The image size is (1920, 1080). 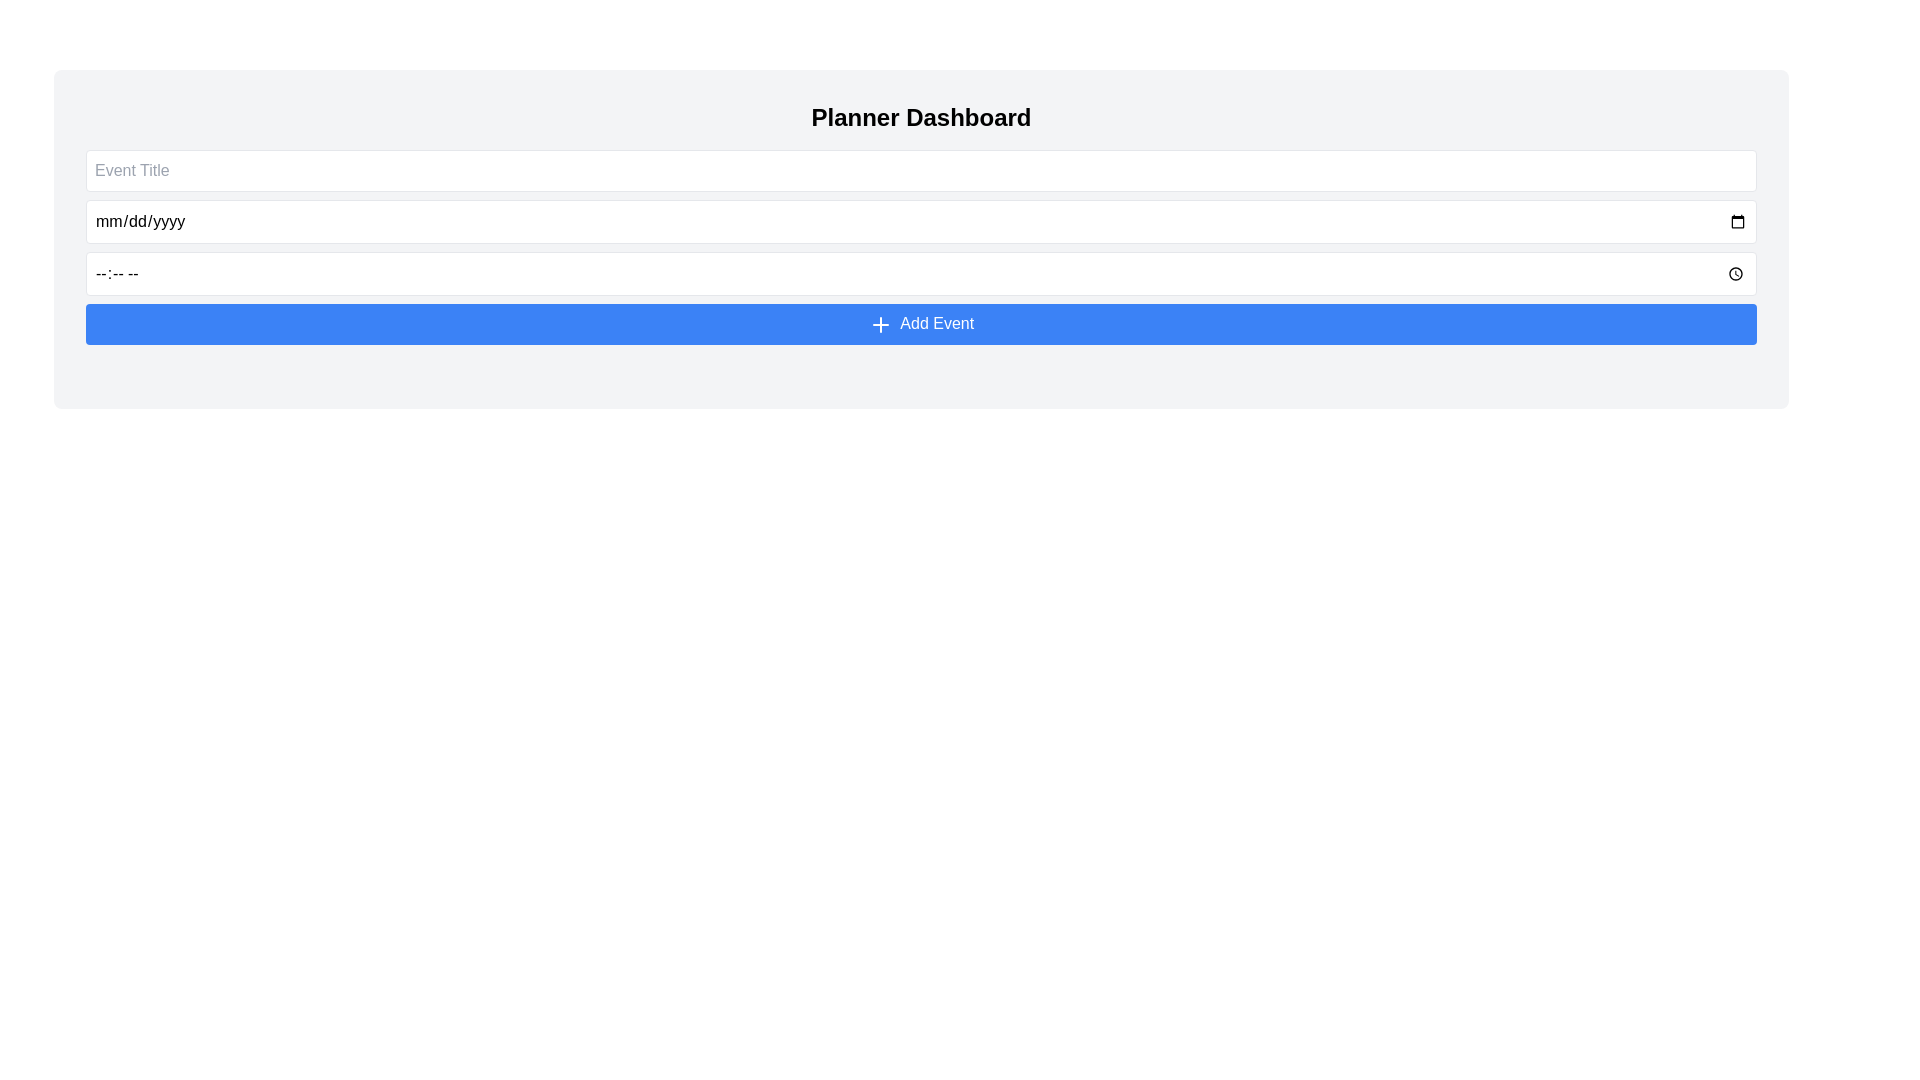 I want to click on the small '+' icon located within the blue 'Add Event' button, positioned to the left of the label text, so click(x=880, y=323).